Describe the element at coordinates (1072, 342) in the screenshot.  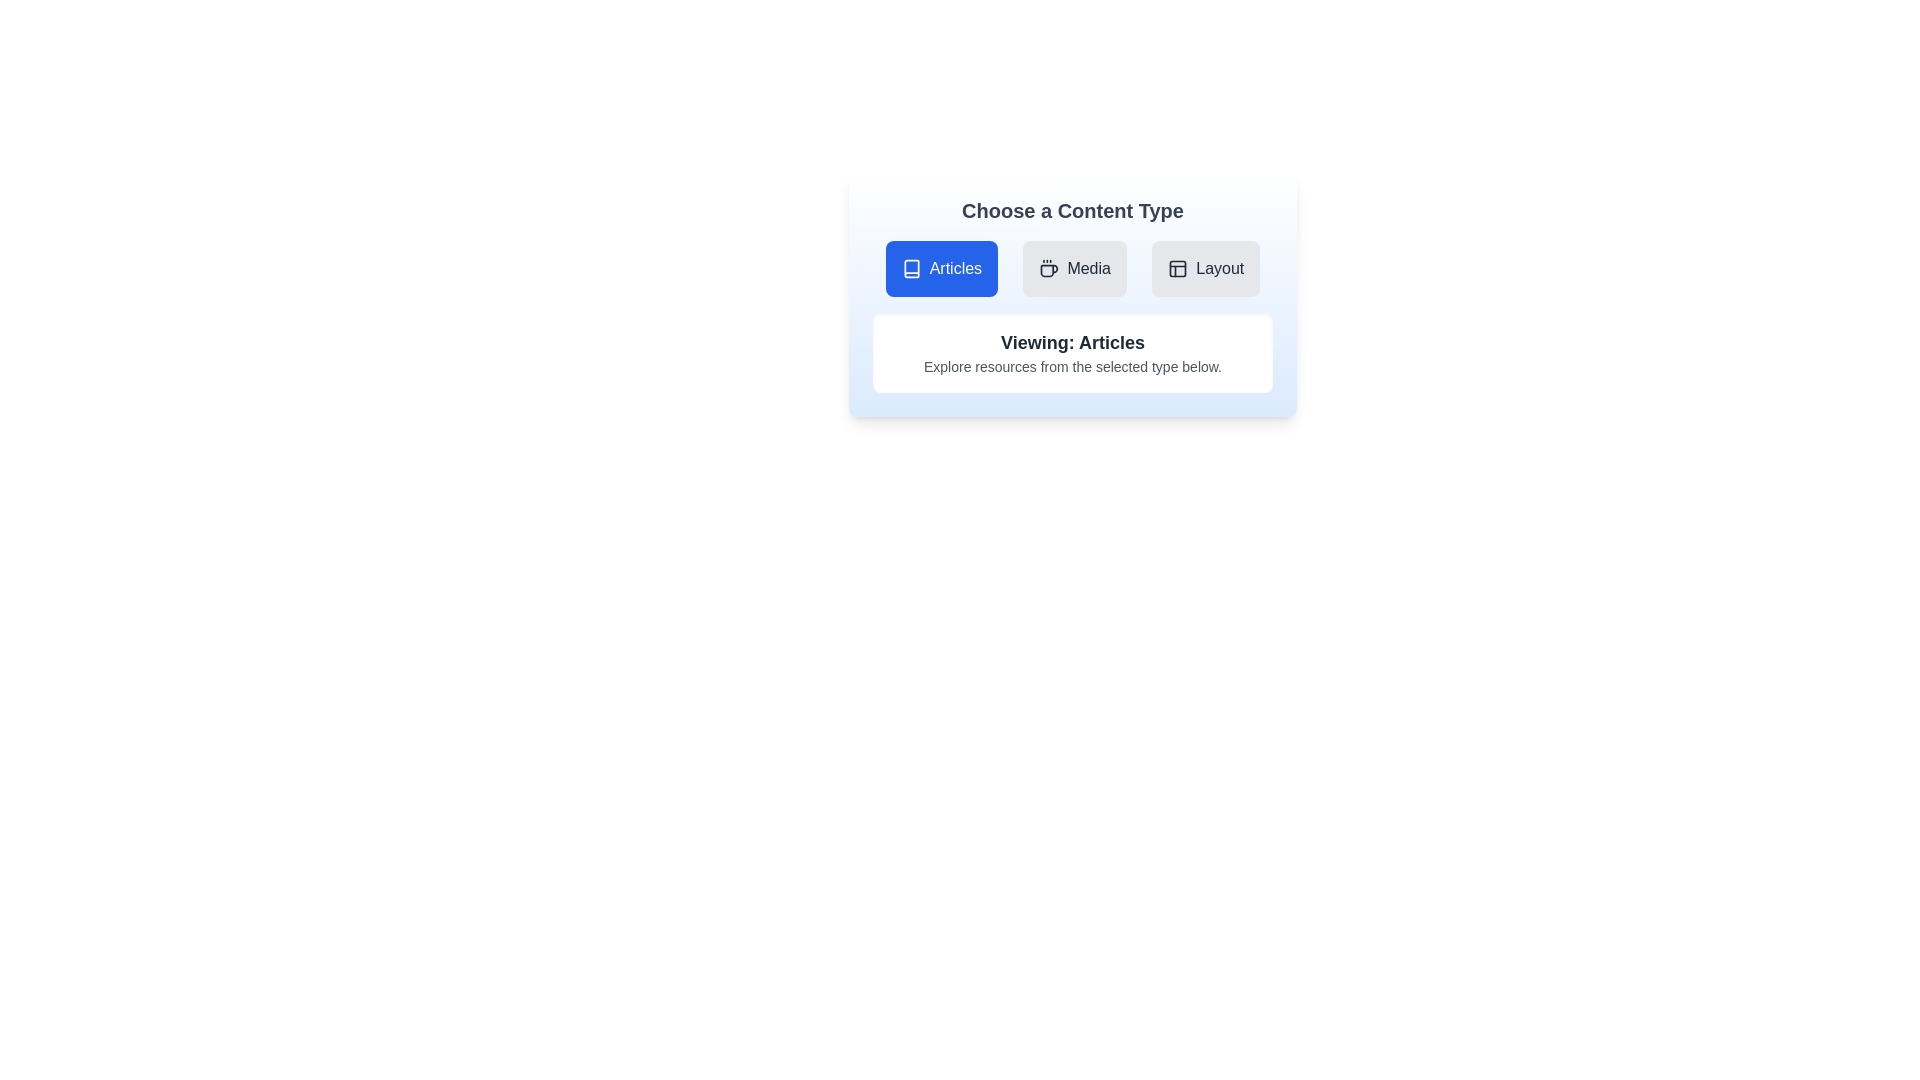
I see `text displayed in the Text label, which is centrally located beneath the button-like elements labeled 'Articles', 'Media', and 'Layout'` at that location.